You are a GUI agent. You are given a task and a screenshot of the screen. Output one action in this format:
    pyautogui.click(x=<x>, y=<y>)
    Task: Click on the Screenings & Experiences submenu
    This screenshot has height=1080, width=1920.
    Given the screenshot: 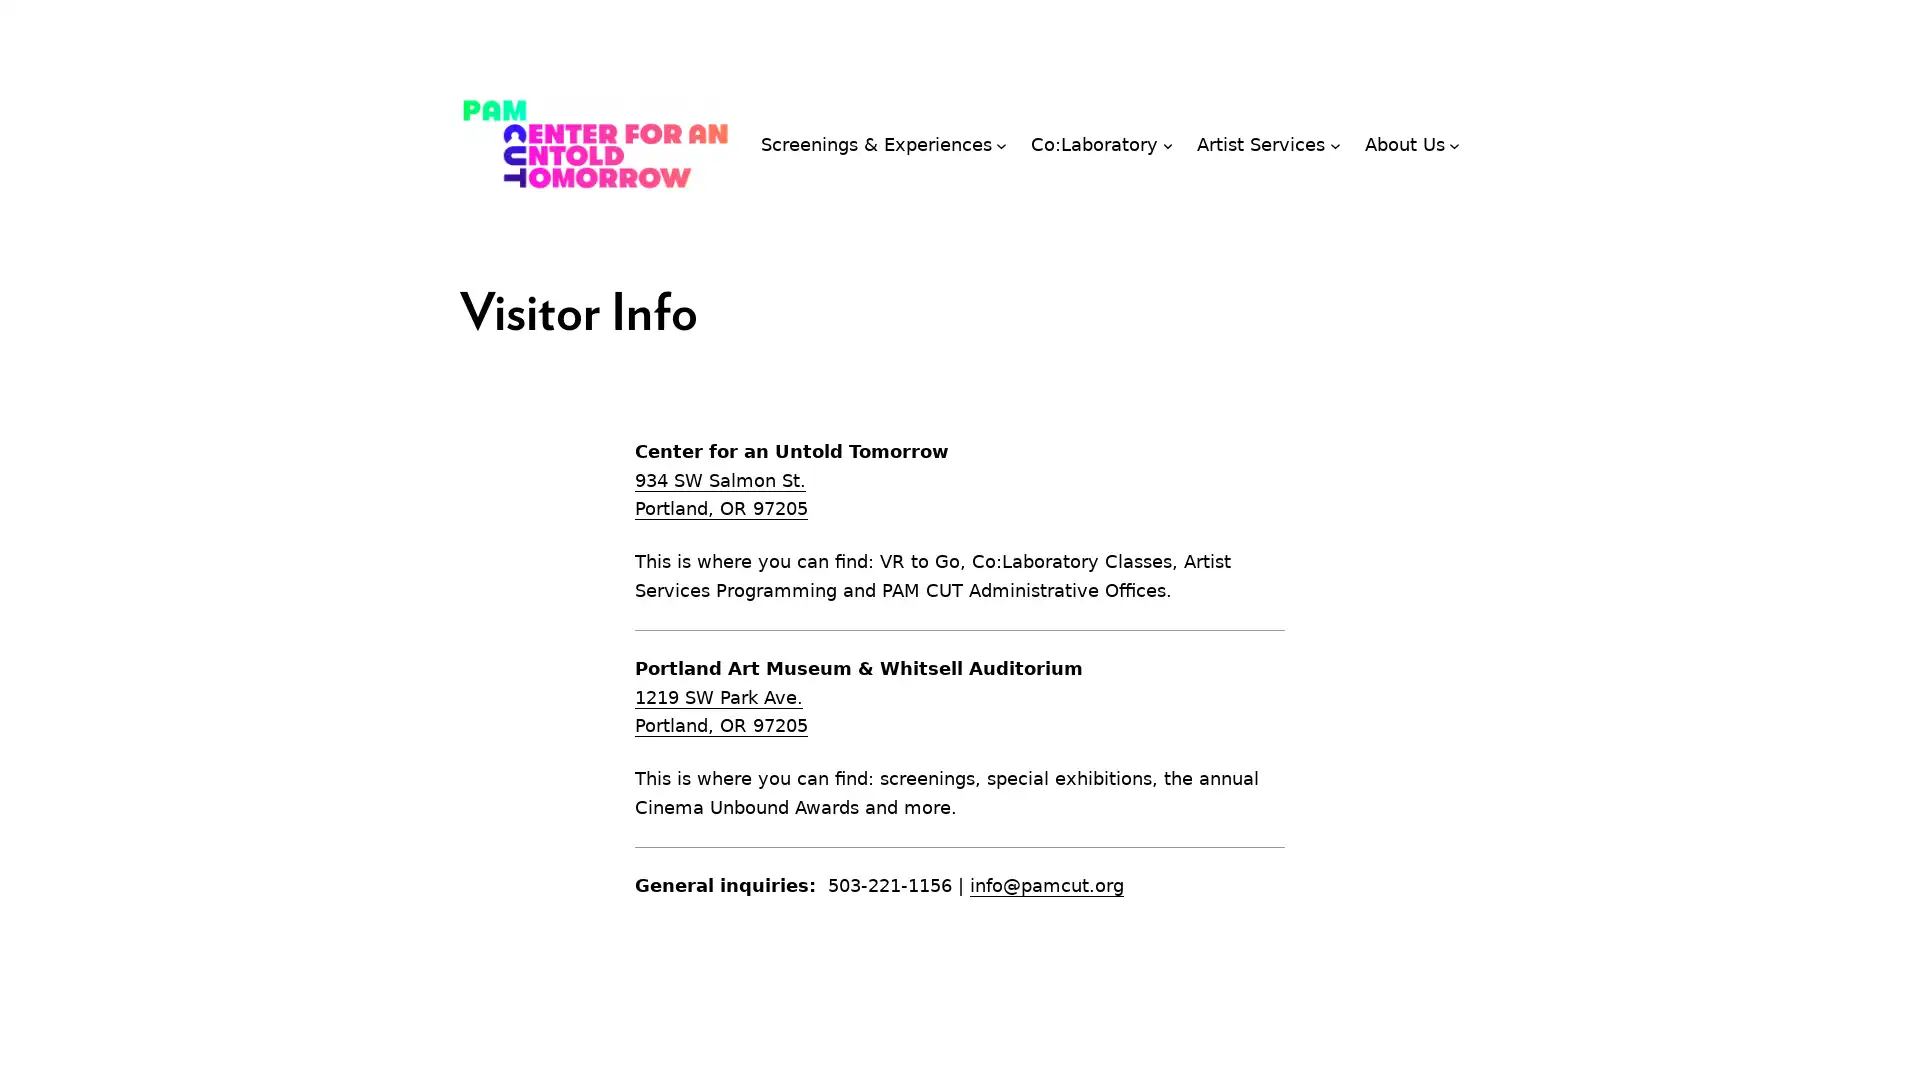 What is the action you would take?
    pyautogui.click(x=1001, y=143)
    